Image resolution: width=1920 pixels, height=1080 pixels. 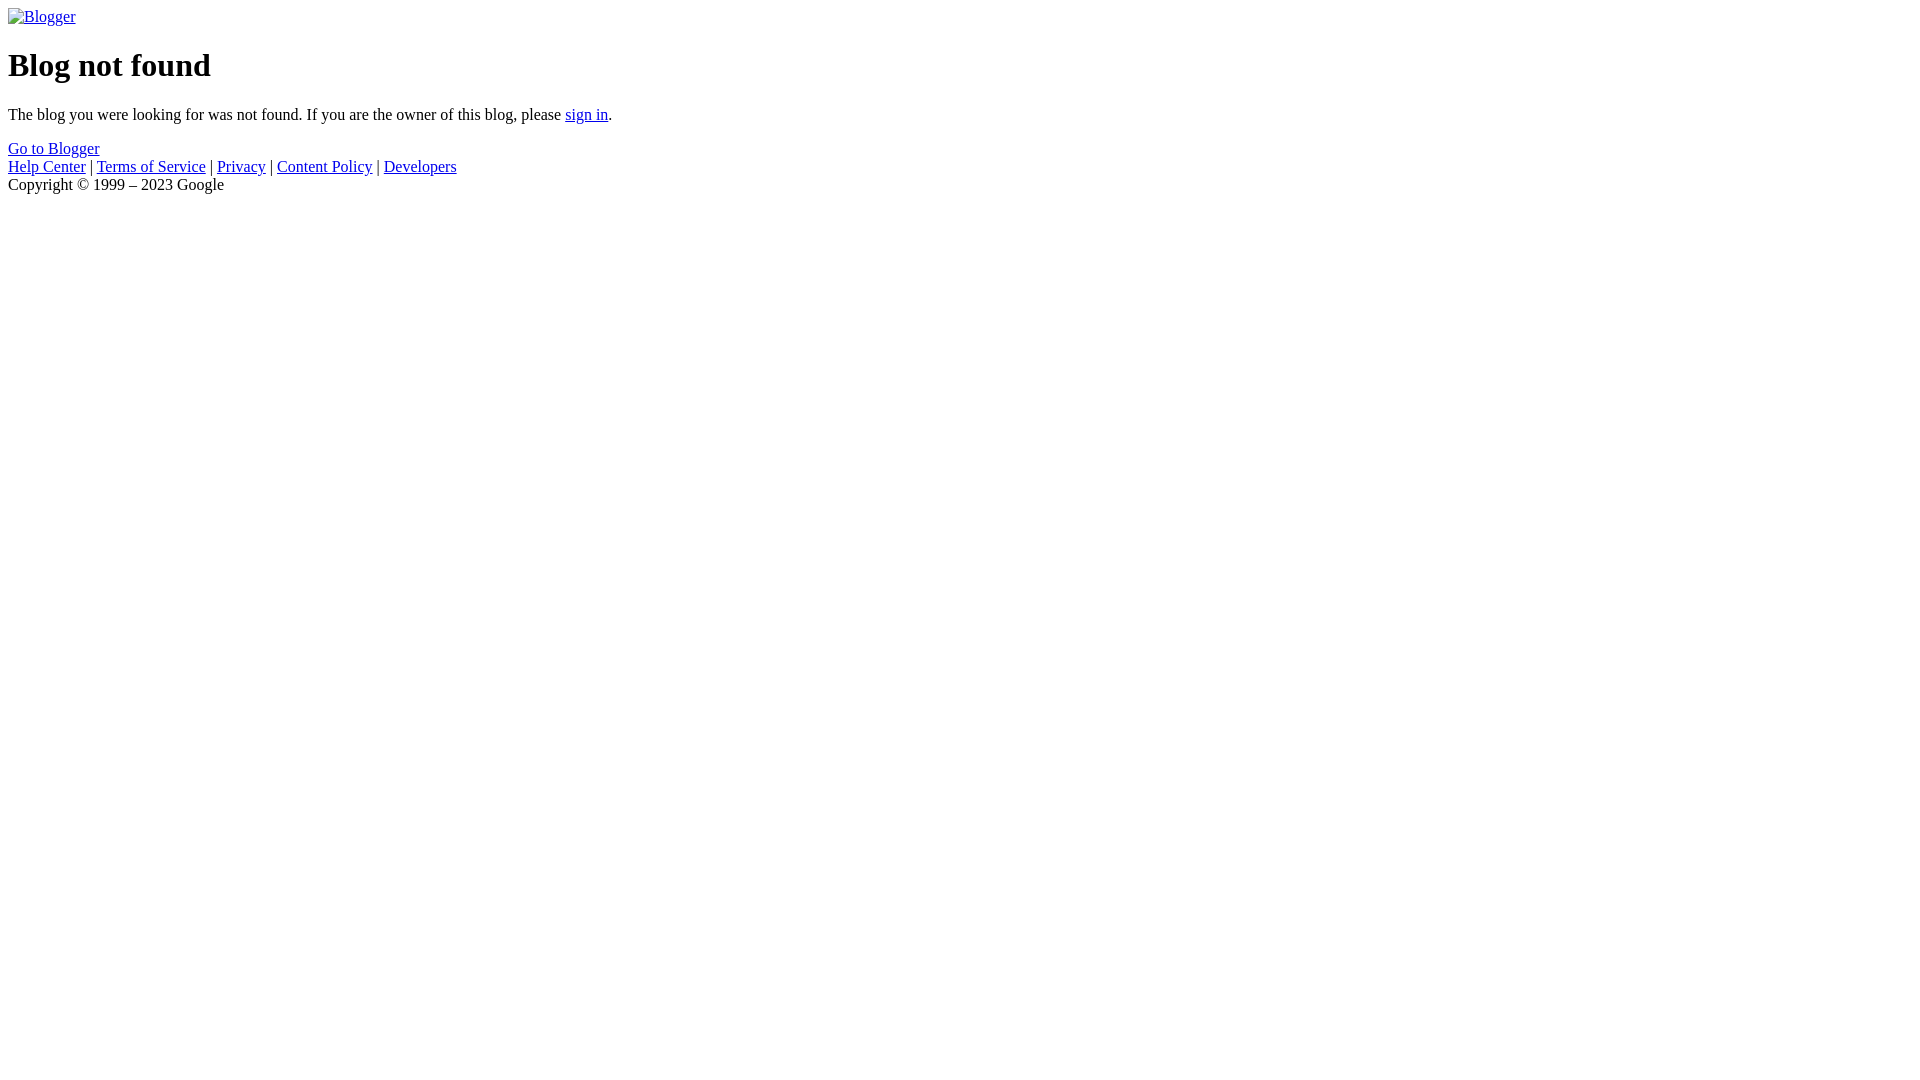 I want to click on 'Go to Blogger', so click(x=53, y=147).